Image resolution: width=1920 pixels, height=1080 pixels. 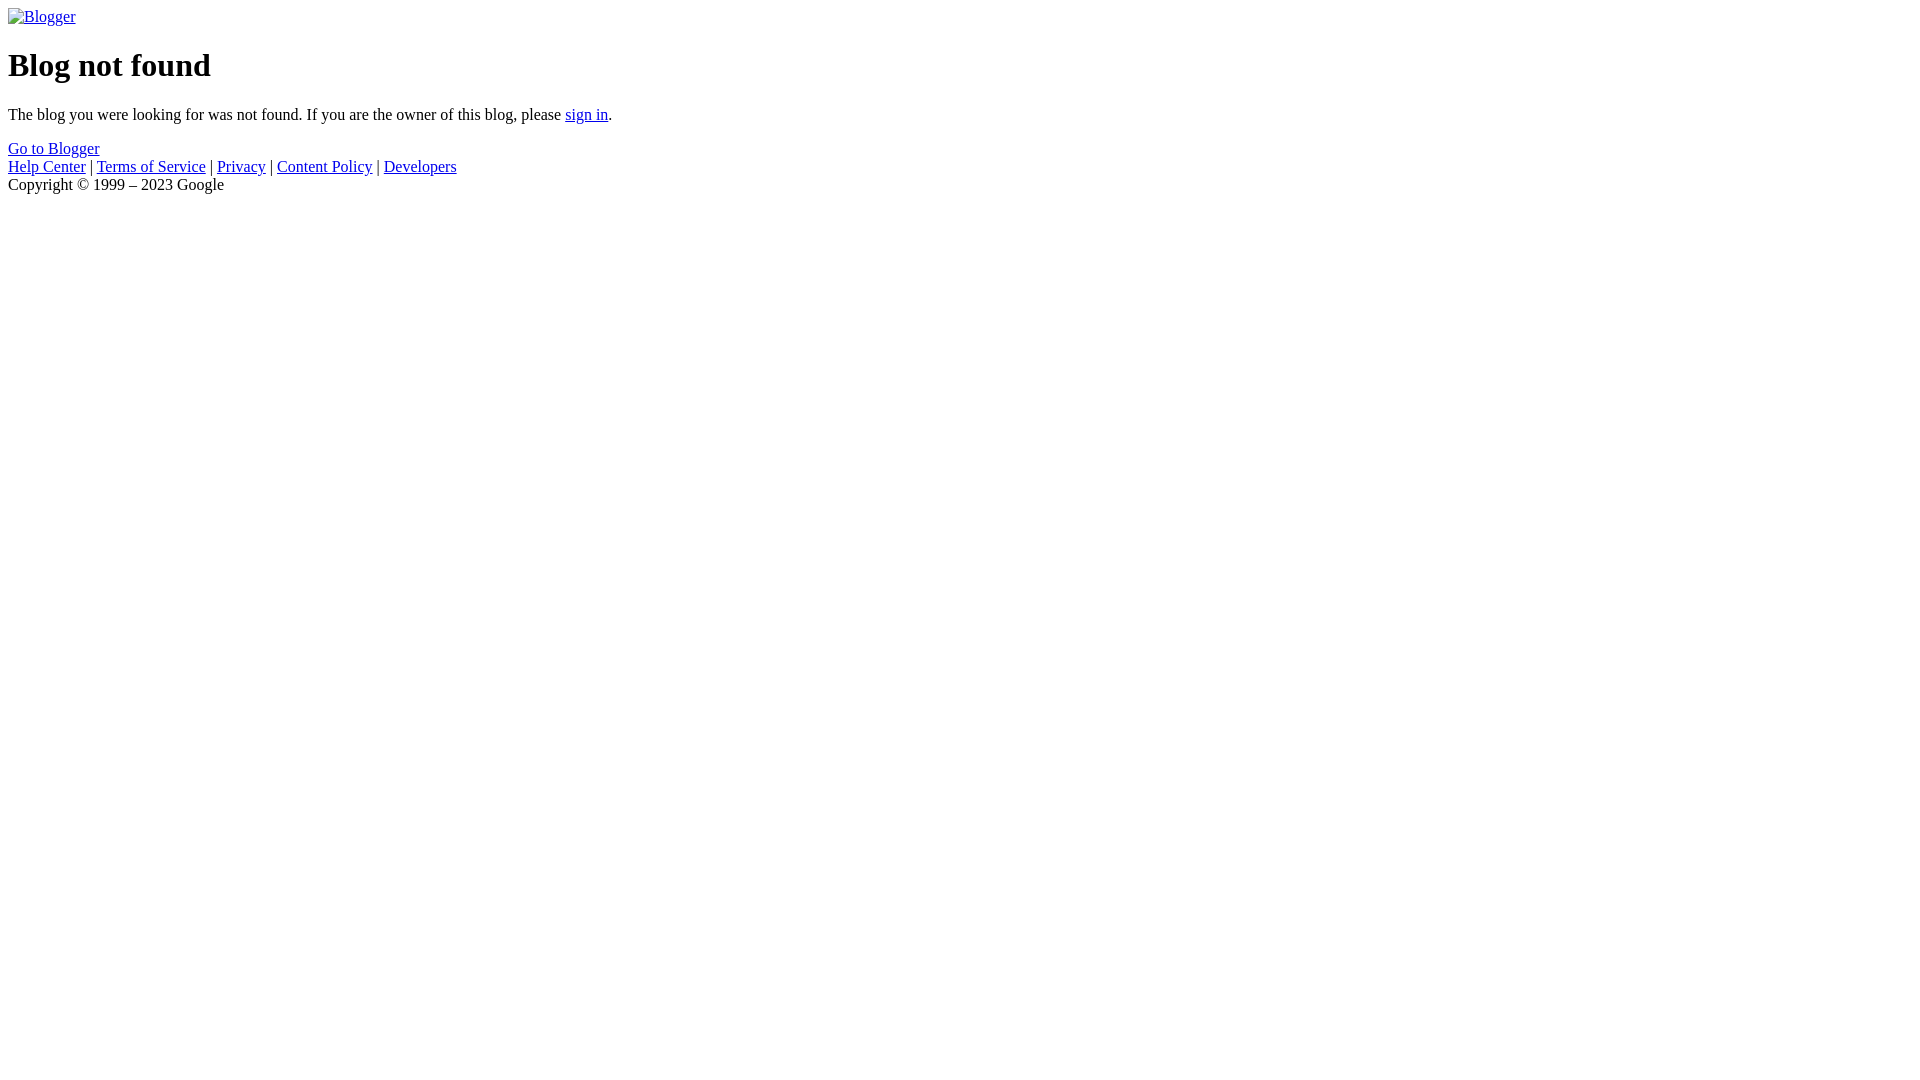 I want to click on 'Go to Blogger', so click(x=53, y=147).